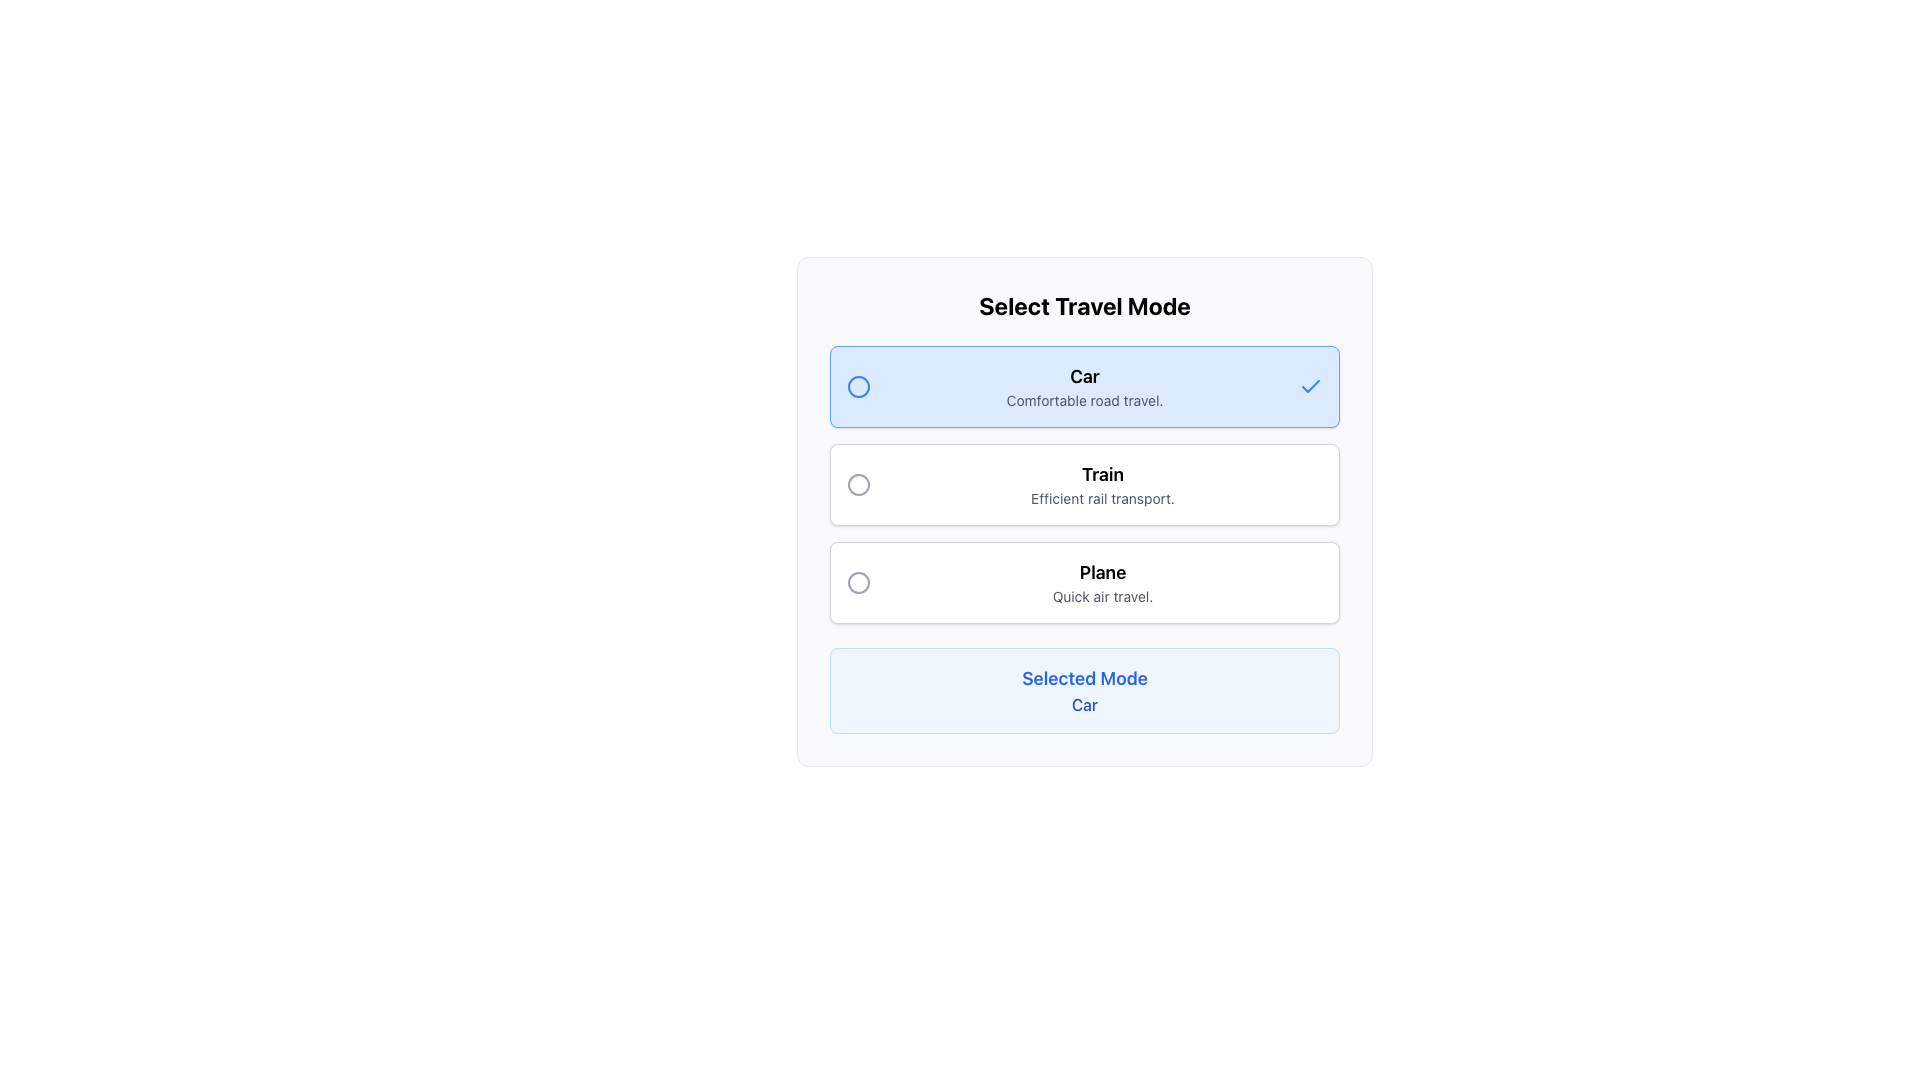 Image resolution: width=1920 pixels, height=1080 pixels. What do you see at coordinates (1083, 386) in the screenshot?
I see `the selectable item titled 'Car' which has the description 'Comfortable road travel.'` at bounding box center [1083, 386].